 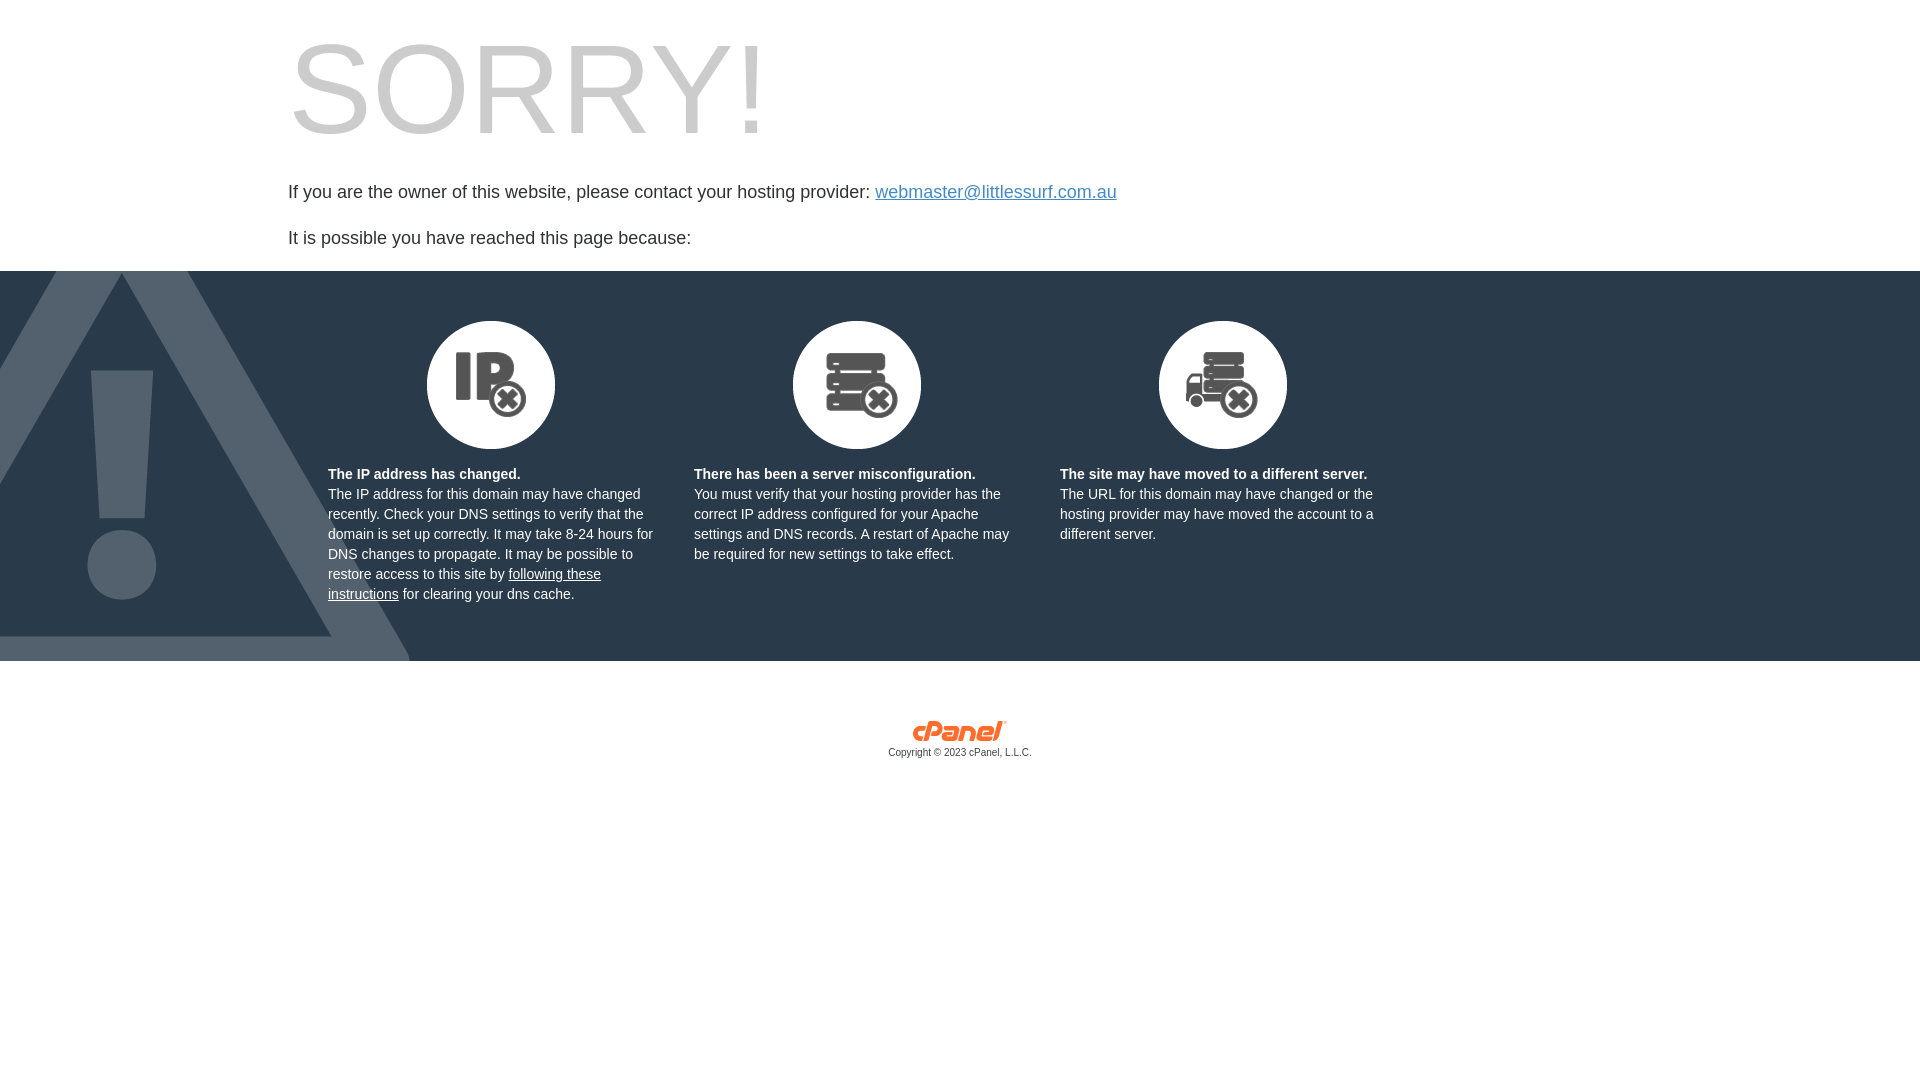 What do you see at coordinates (463, 583) in the screenshot?
I see `'following these instructions'` at bounding box center [463, 583].